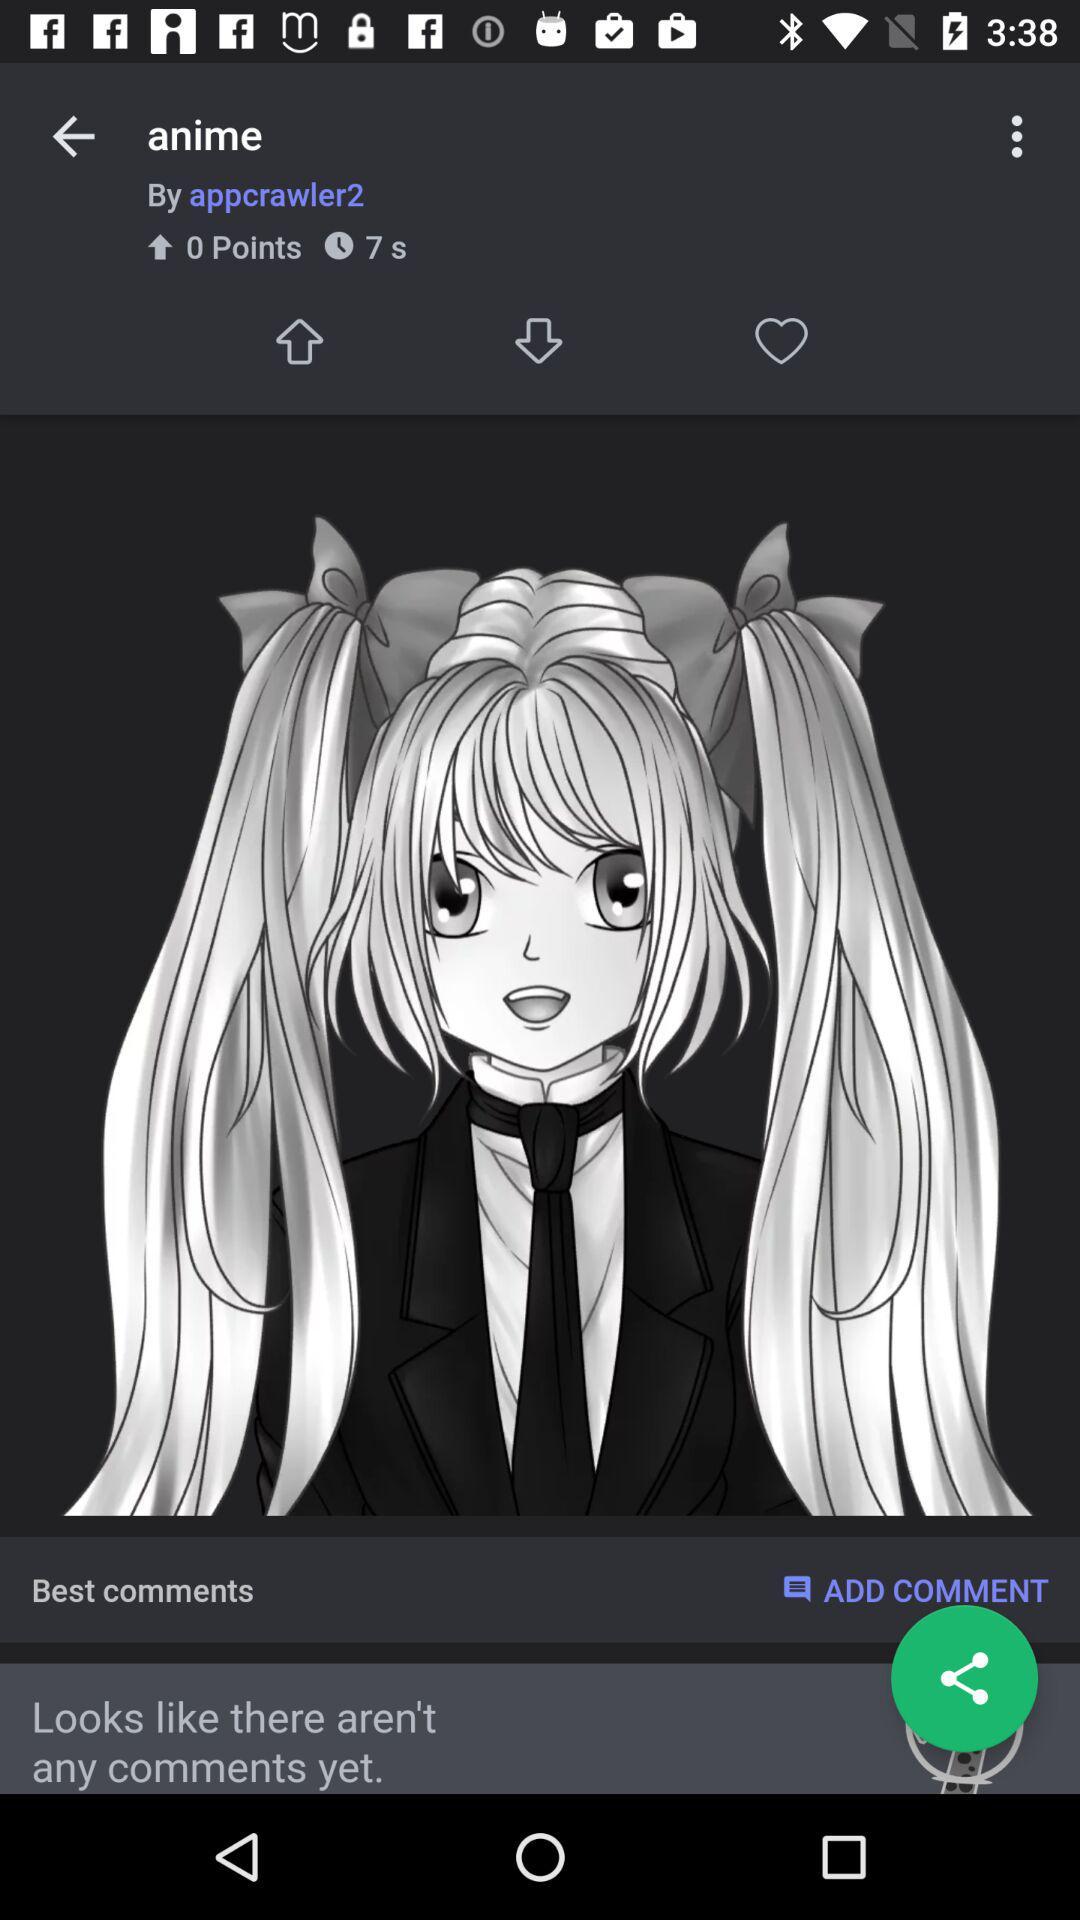 Image resolution: width=1080 pixels, height=1920 pixels. Describe the element at coordinates (72, 135) in the screenshot. I see `go back` at that location.